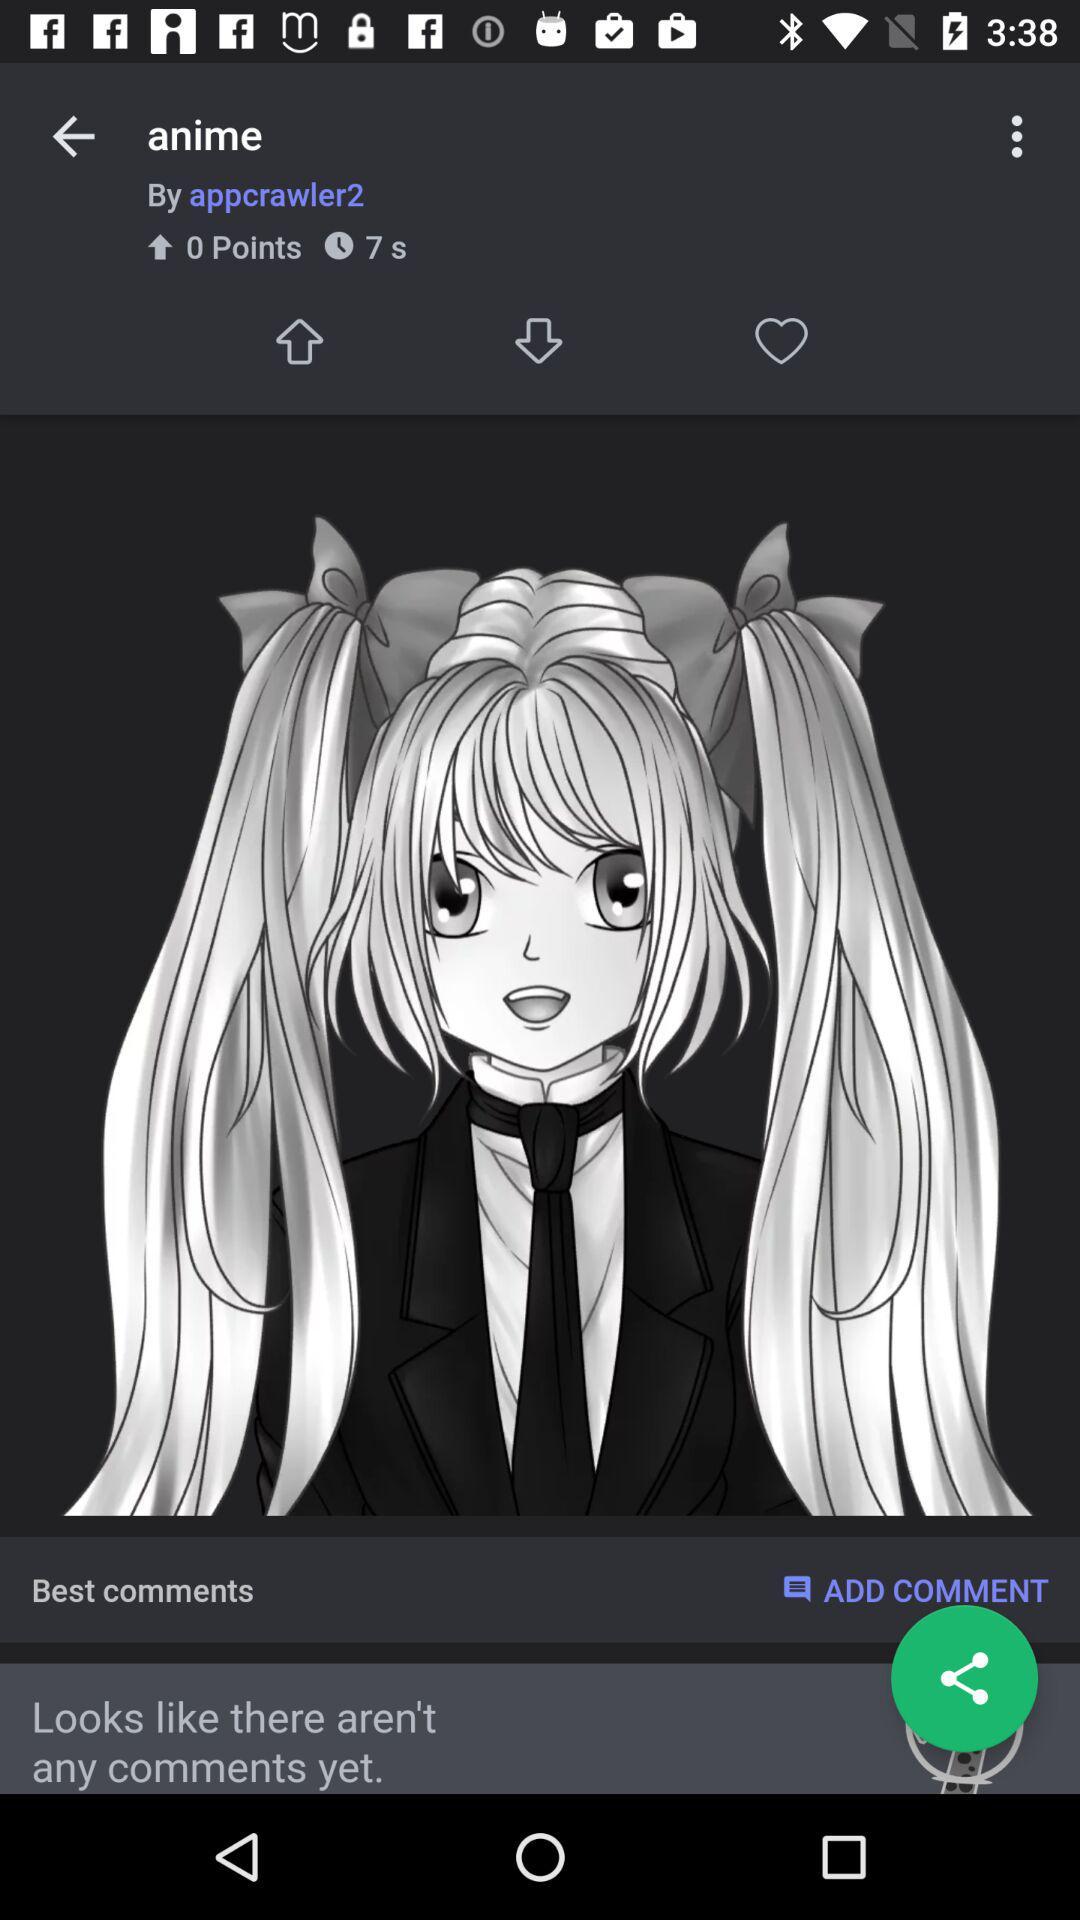 Image resolution: width=1080 pixels, height=1920 pixels. Describe the element at coordinates (72, 135) in the screenshot. I see `go back` at that location.